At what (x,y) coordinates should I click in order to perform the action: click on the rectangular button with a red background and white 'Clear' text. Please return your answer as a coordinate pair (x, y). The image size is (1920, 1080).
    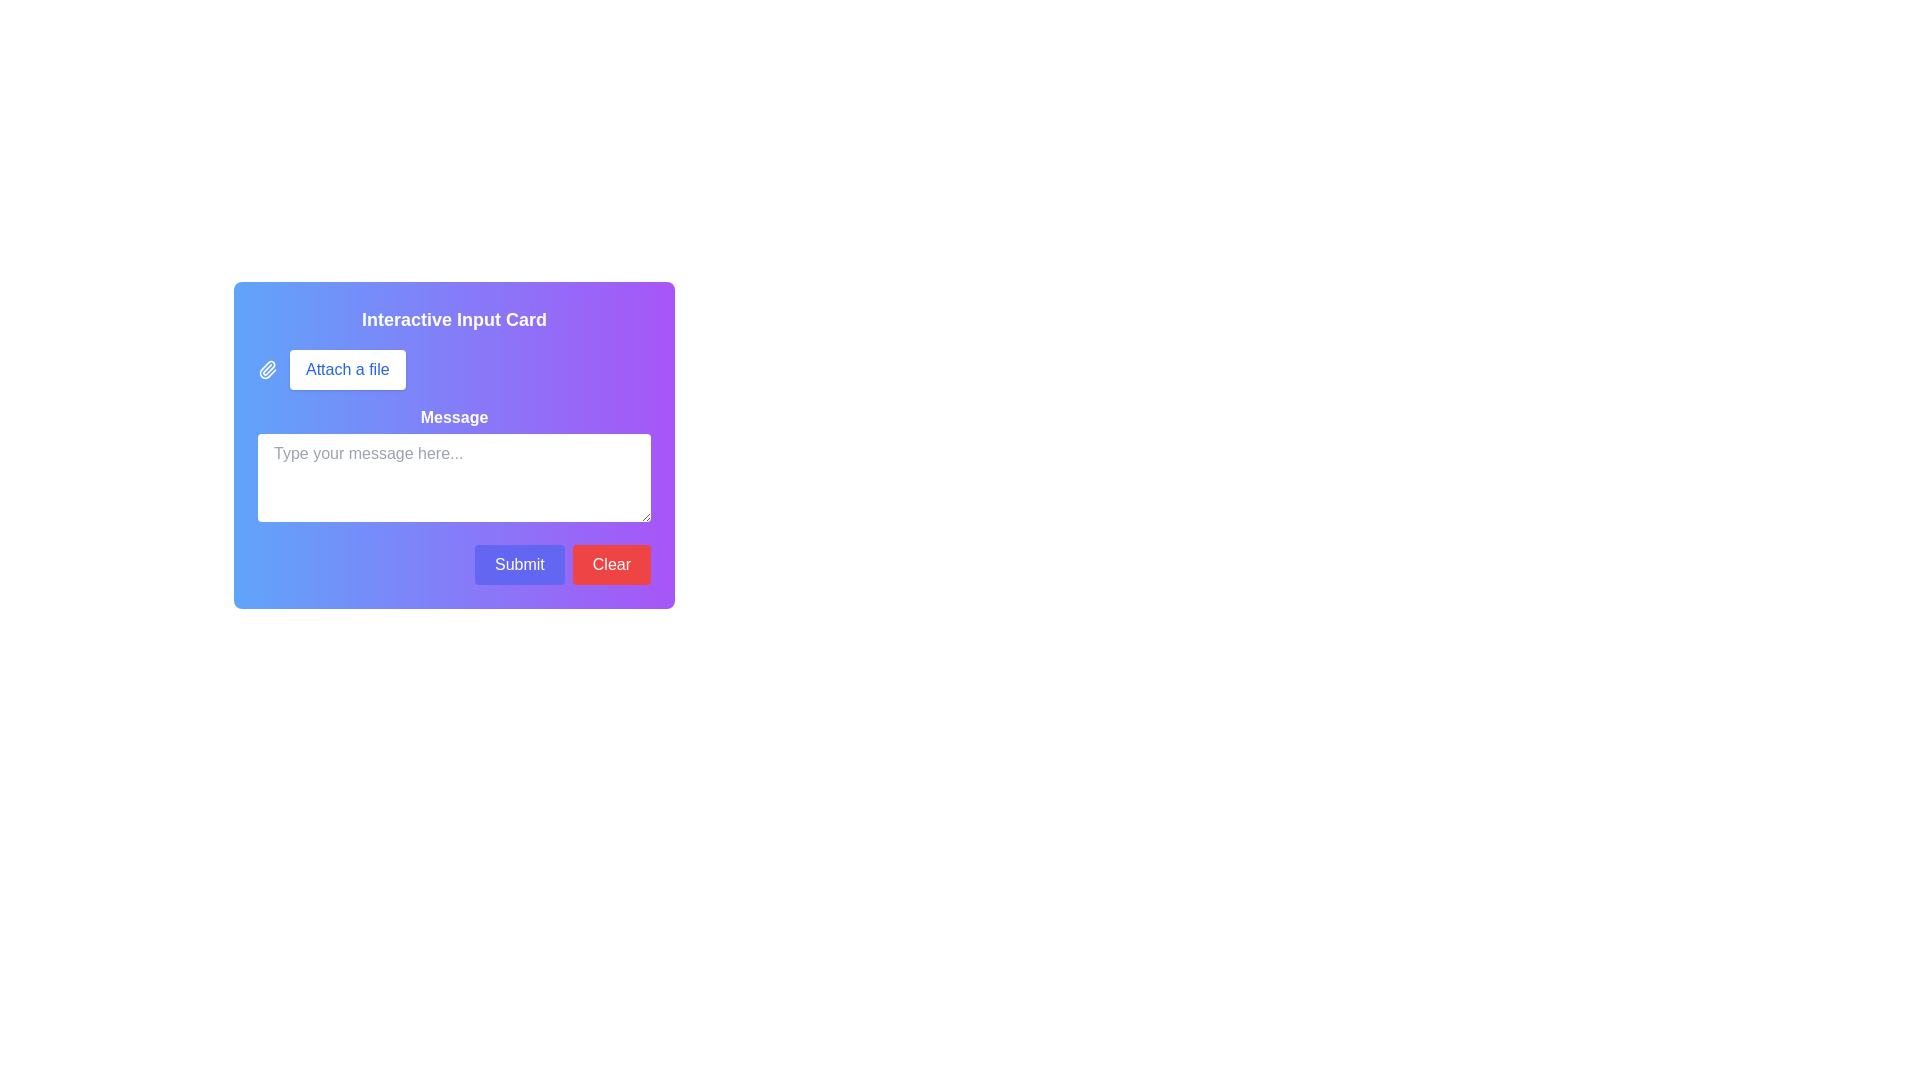
    Looking at the image, I should click on (610, 564).